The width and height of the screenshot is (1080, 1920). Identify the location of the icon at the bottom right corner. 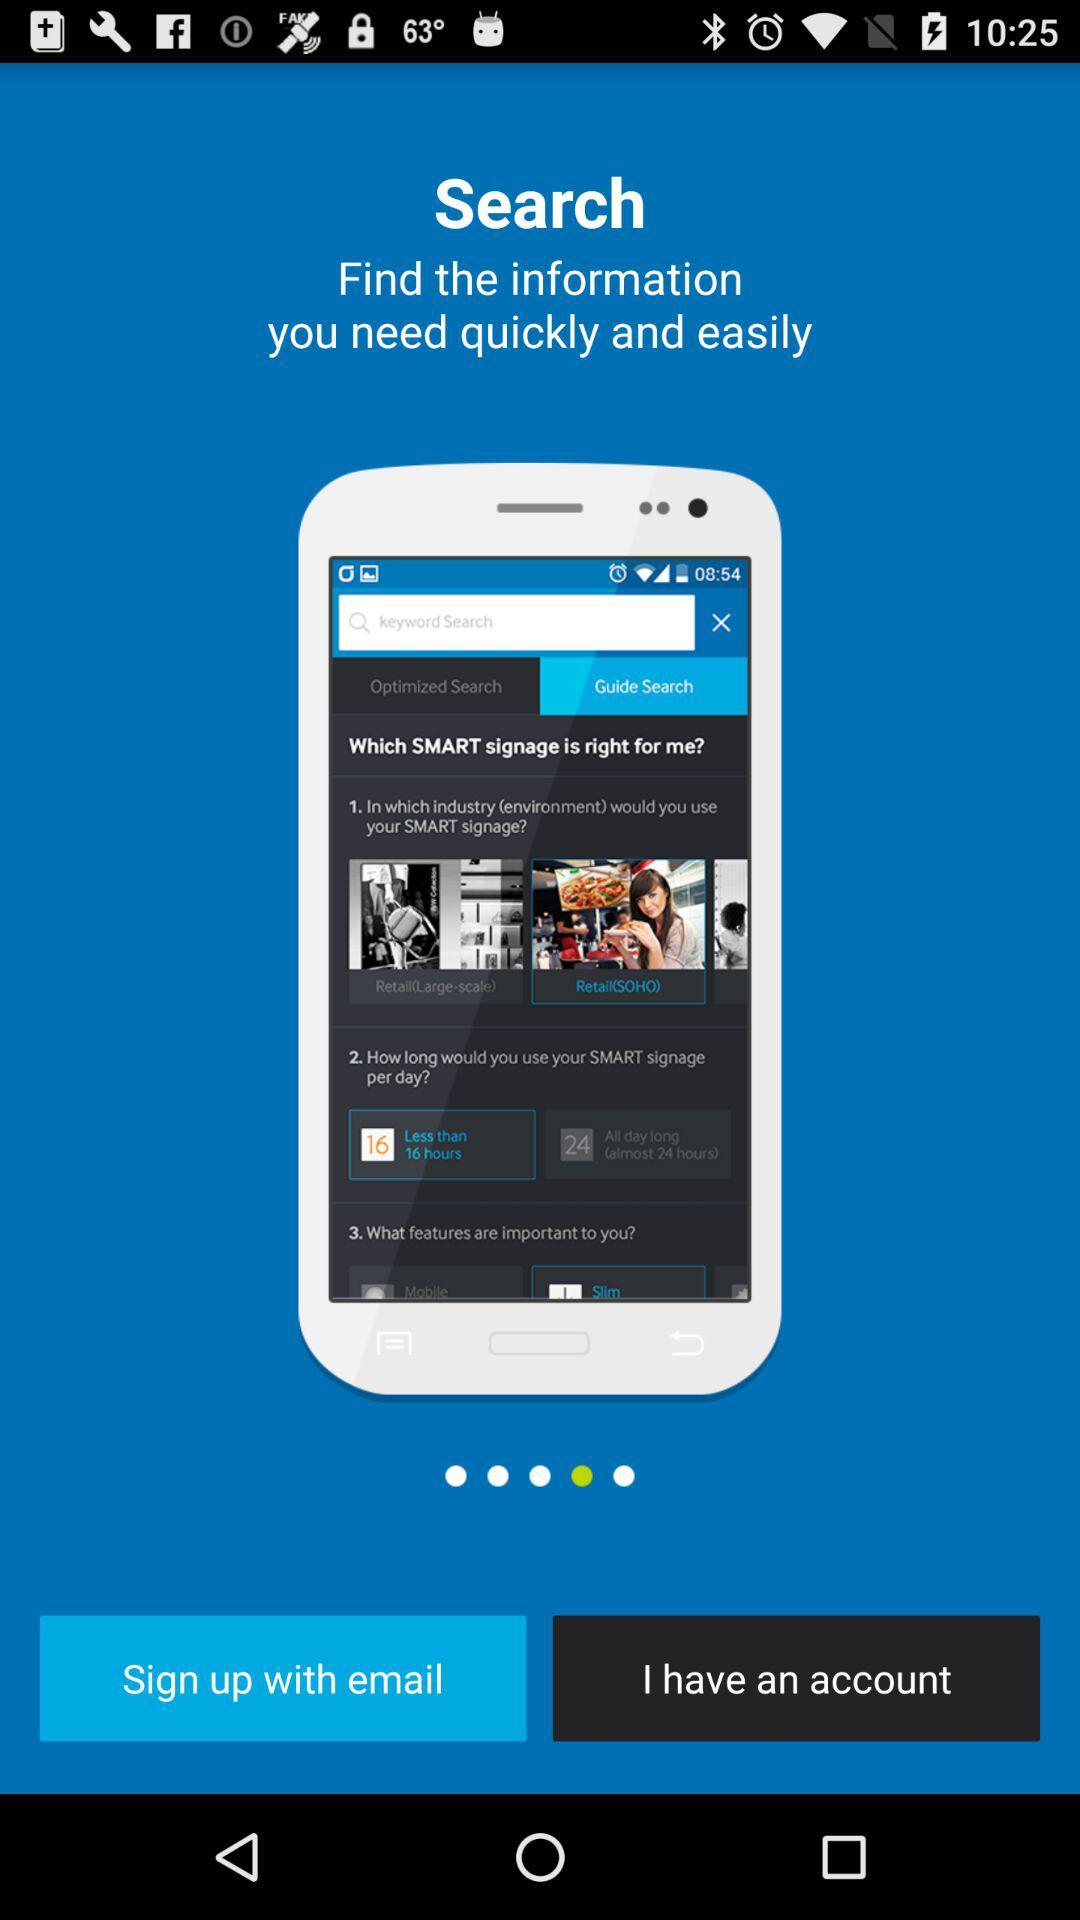
(795, 1678).